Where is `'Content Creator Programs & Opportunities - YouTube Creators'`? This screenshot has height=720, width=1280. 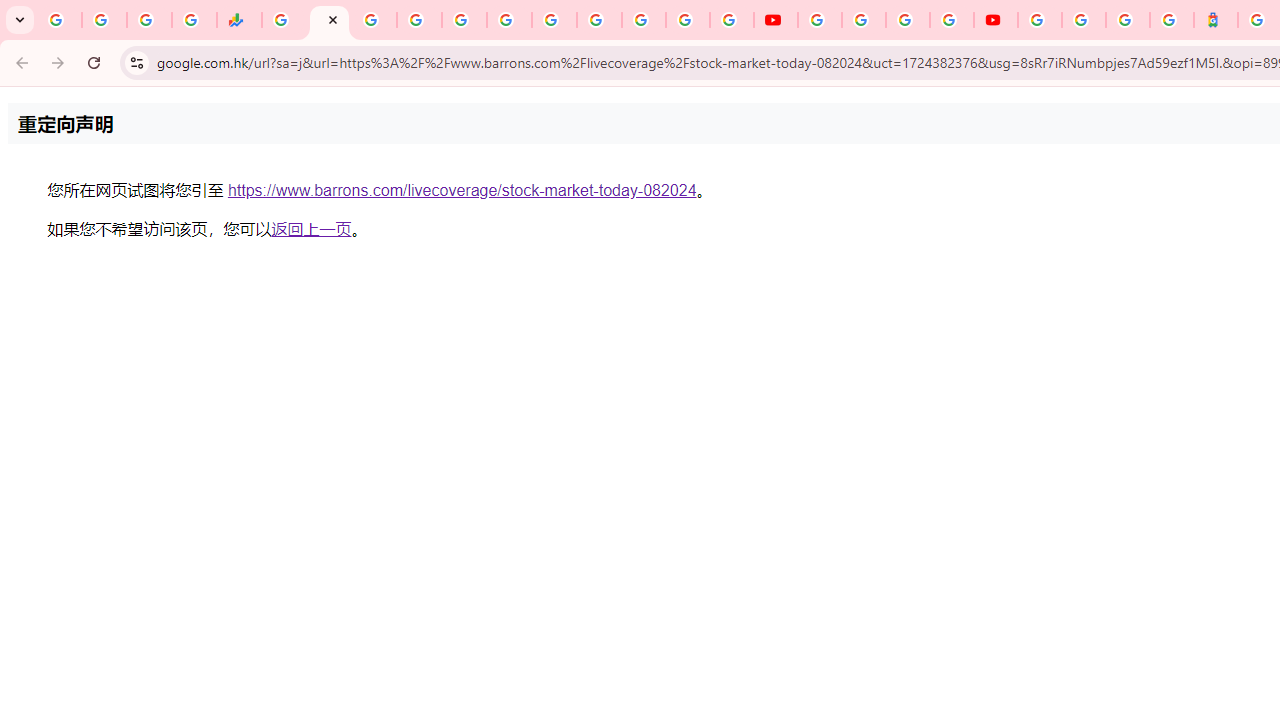 'Content Creator Programs & Opportunities - YouTube Creators' is located at coordinates (995, 20).